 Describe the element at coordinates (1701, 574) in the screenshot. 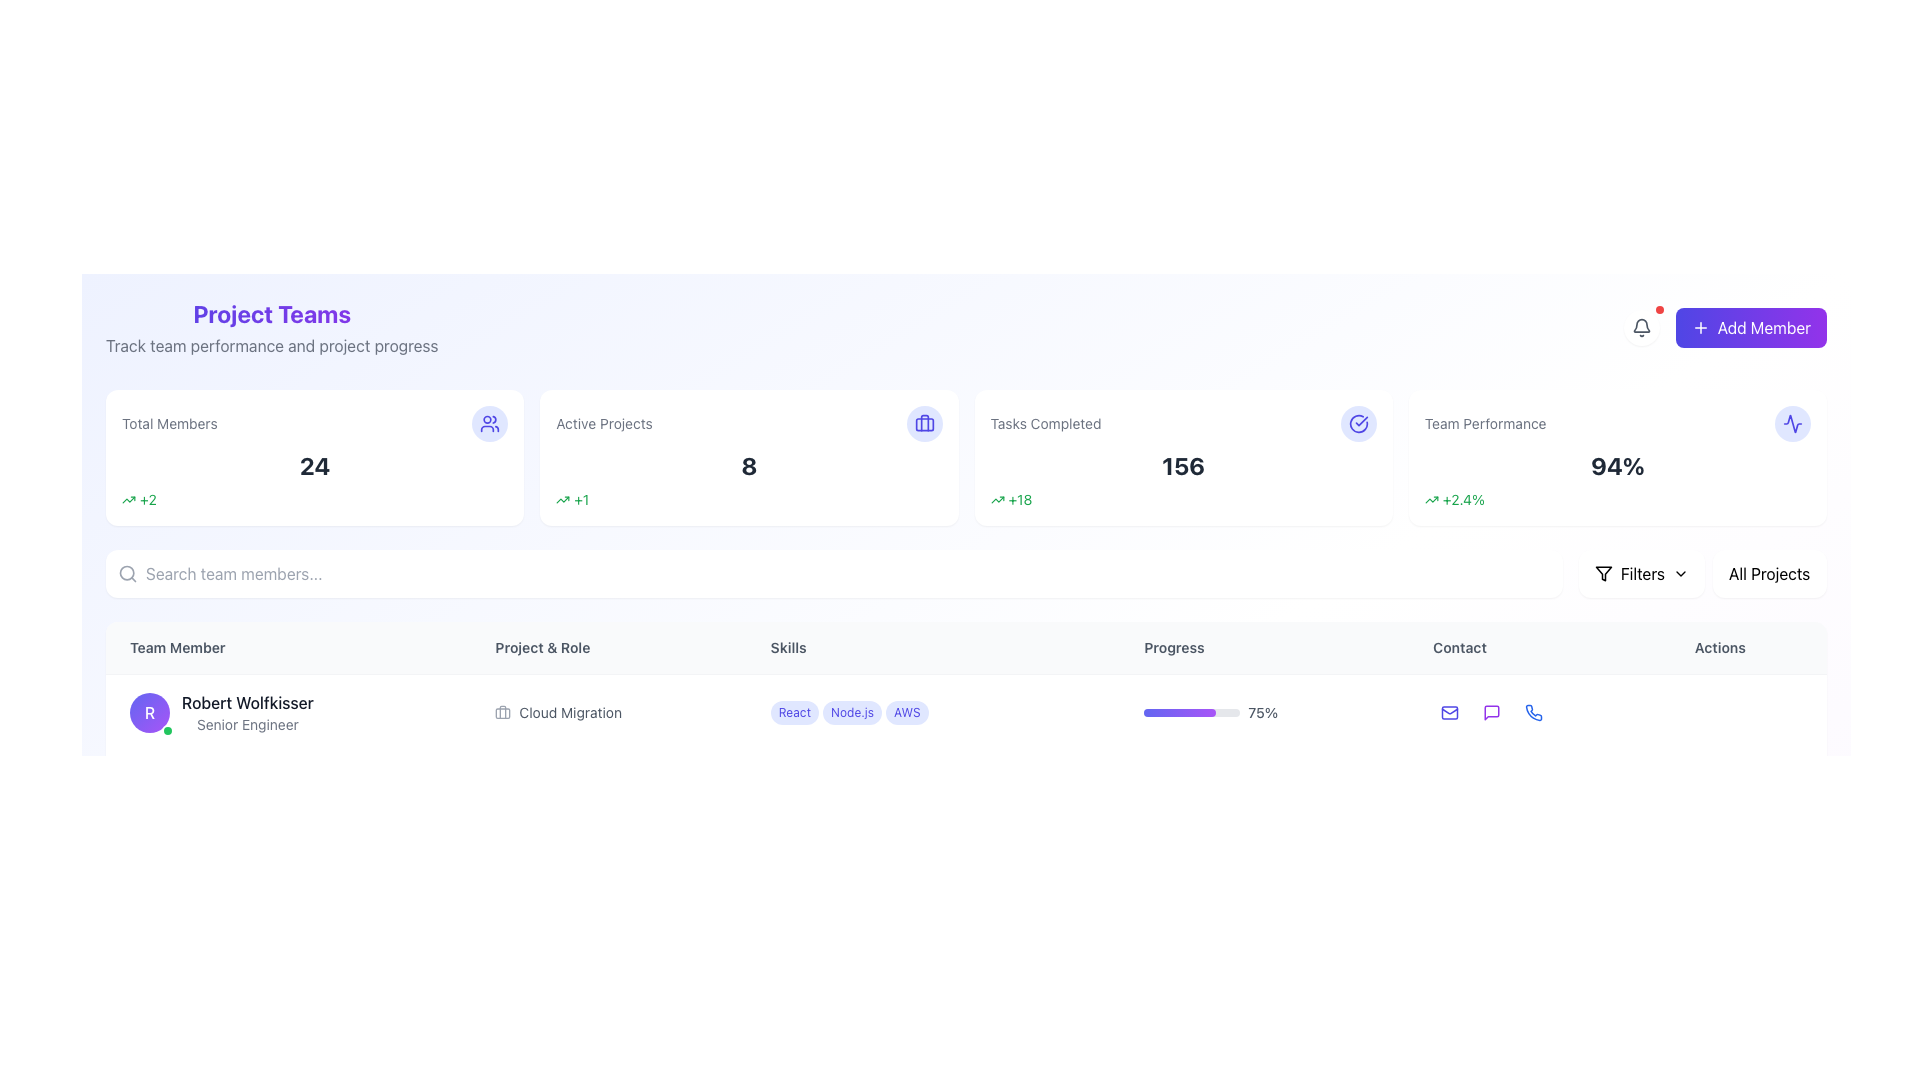

I see `the composite UI component that combines buttons, icons, and visual indicators for filtering and categorization` at that location.